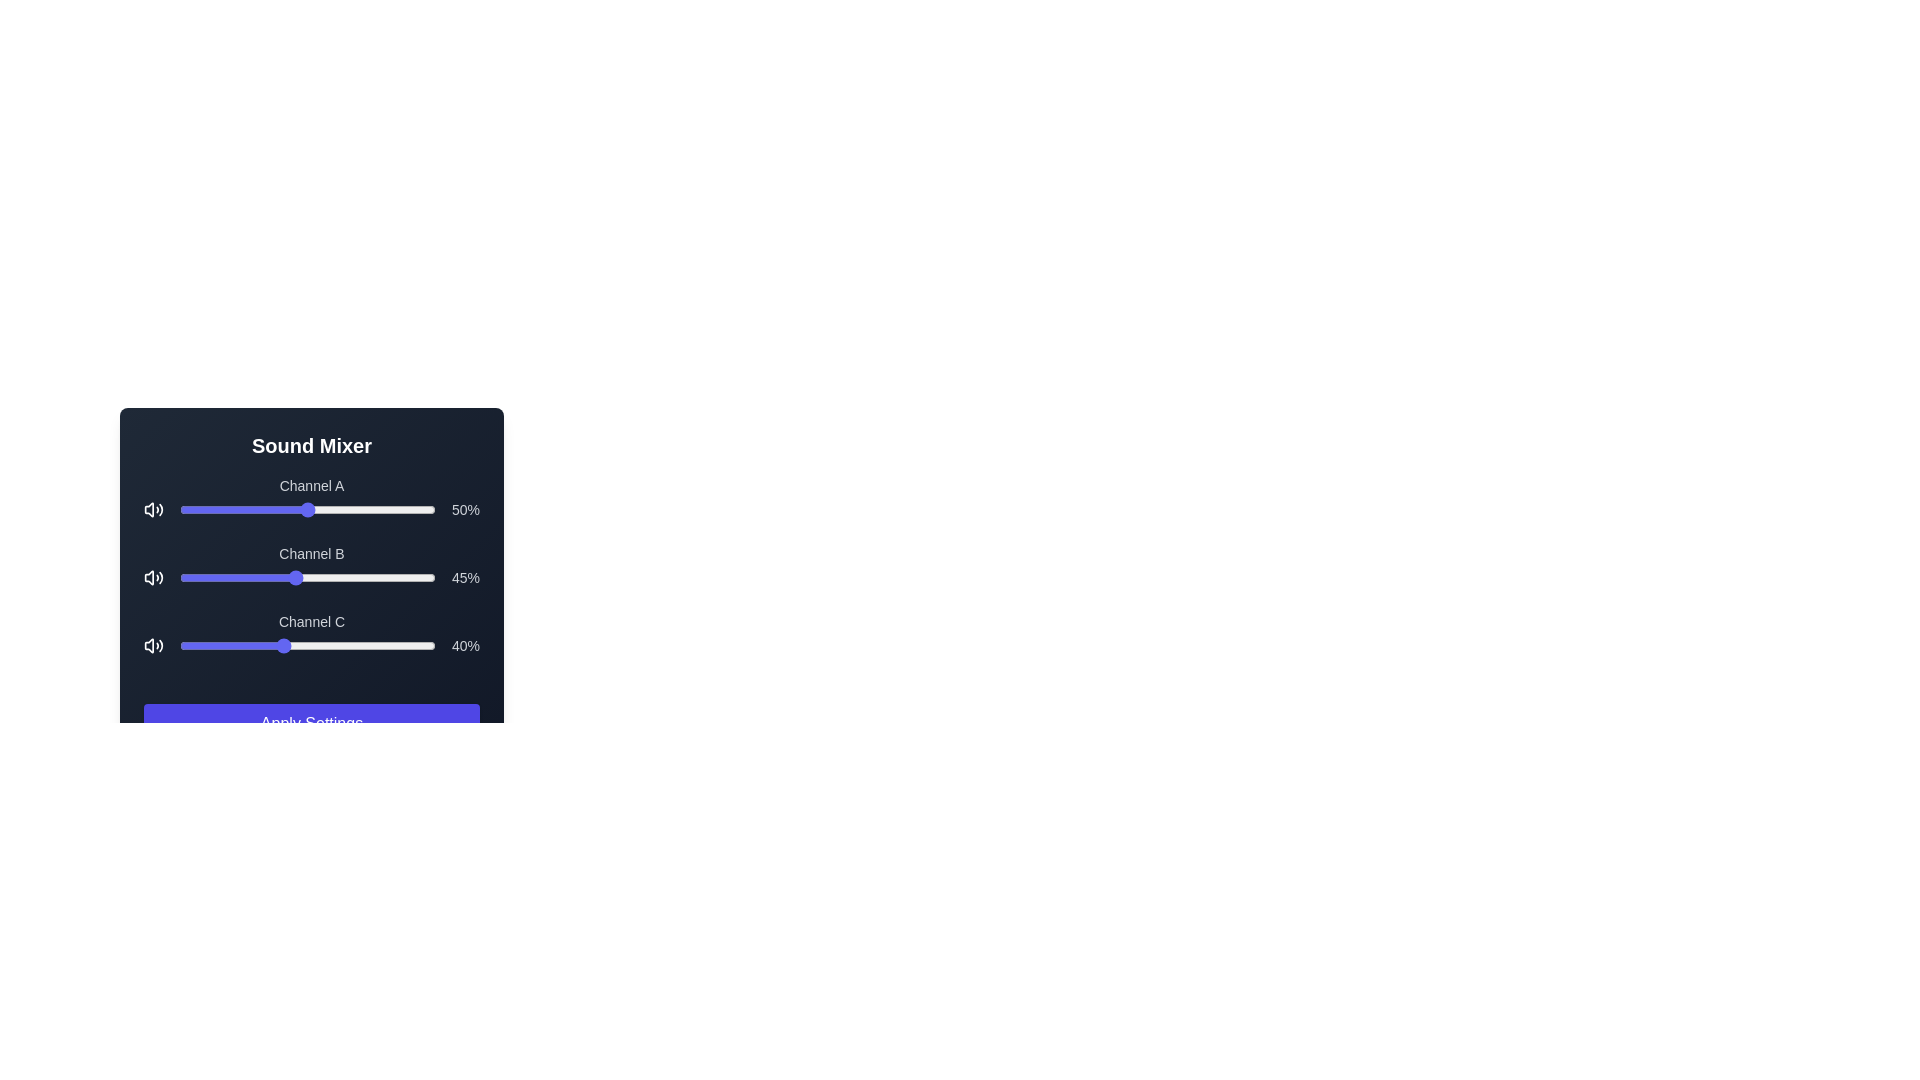 Image resolution: width=1920 pixels, height=1080 pixels. What do you see at coordinates (320, 645) in the screenshot?
I see `the slider` at bounding box center [320, 645].